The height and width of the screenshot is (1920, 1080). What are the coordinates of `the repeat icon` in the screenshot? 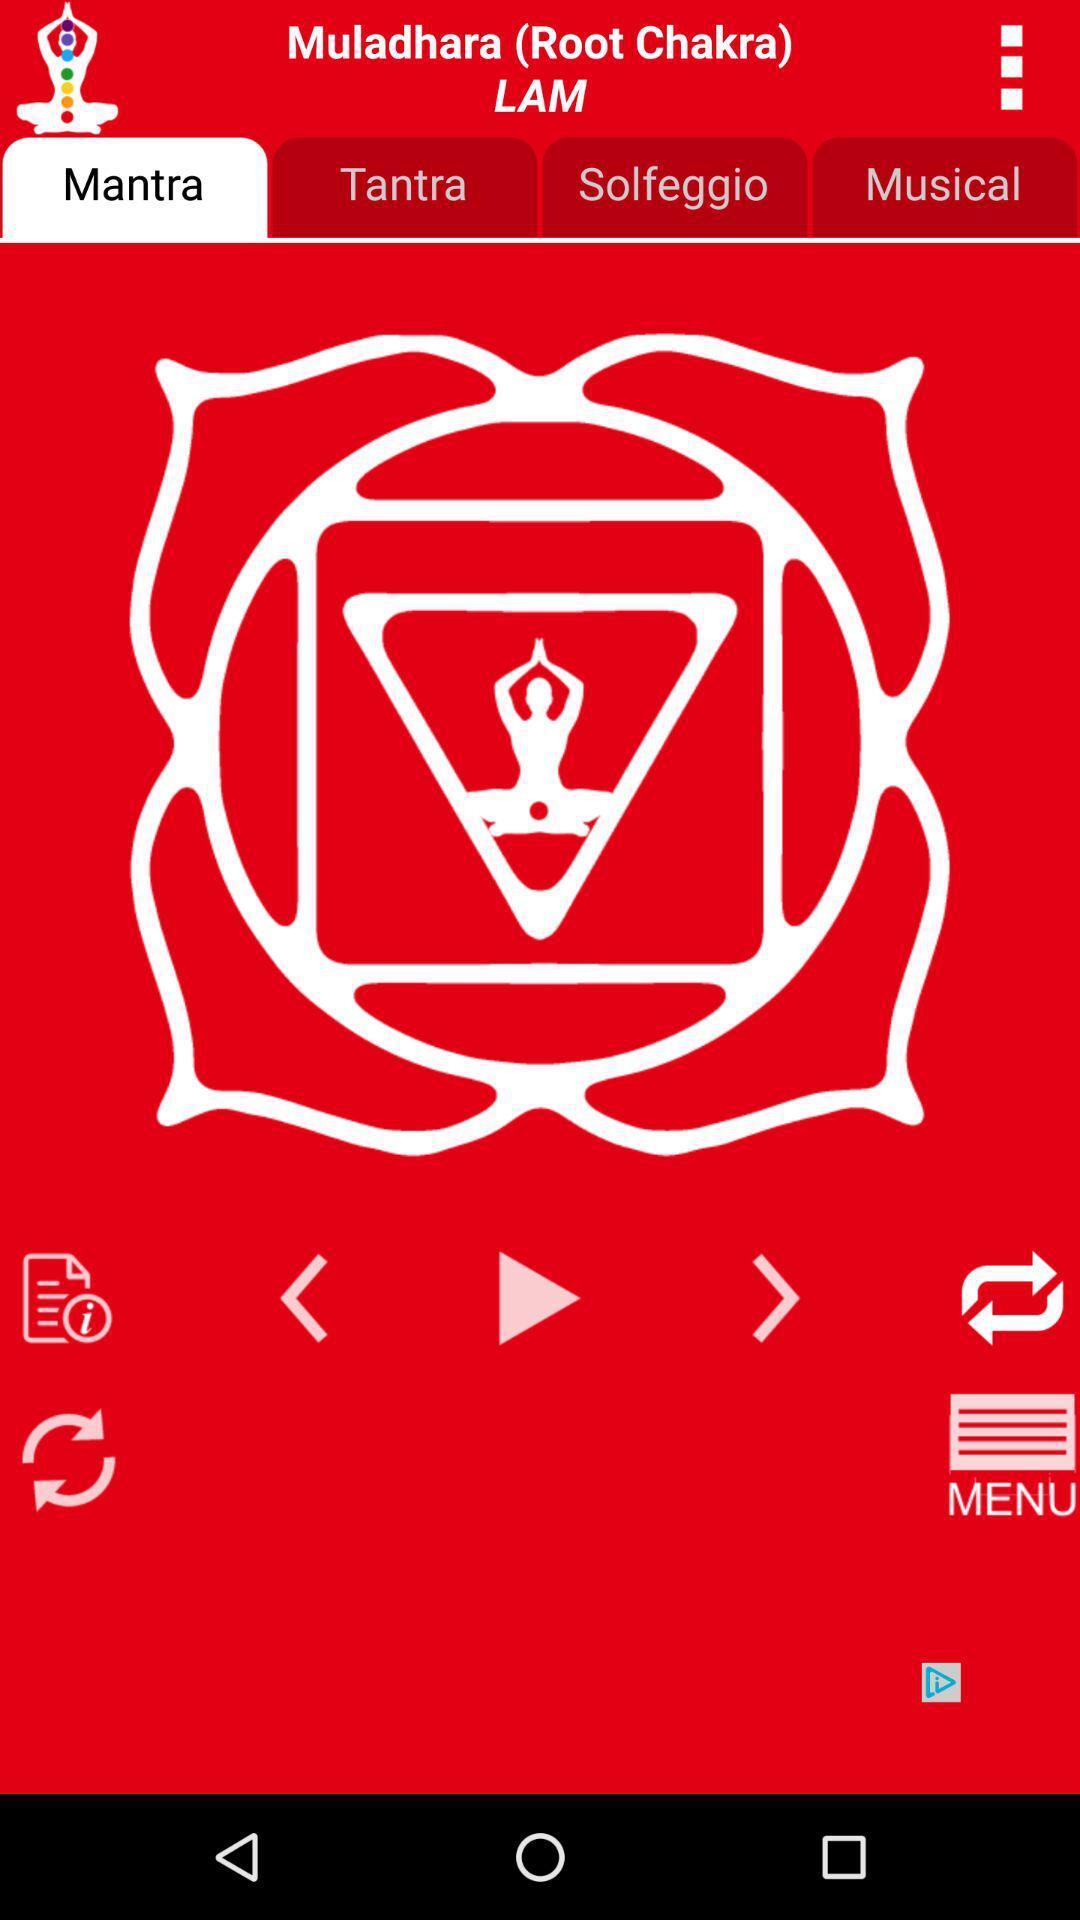 It's located at (1012, 1388).